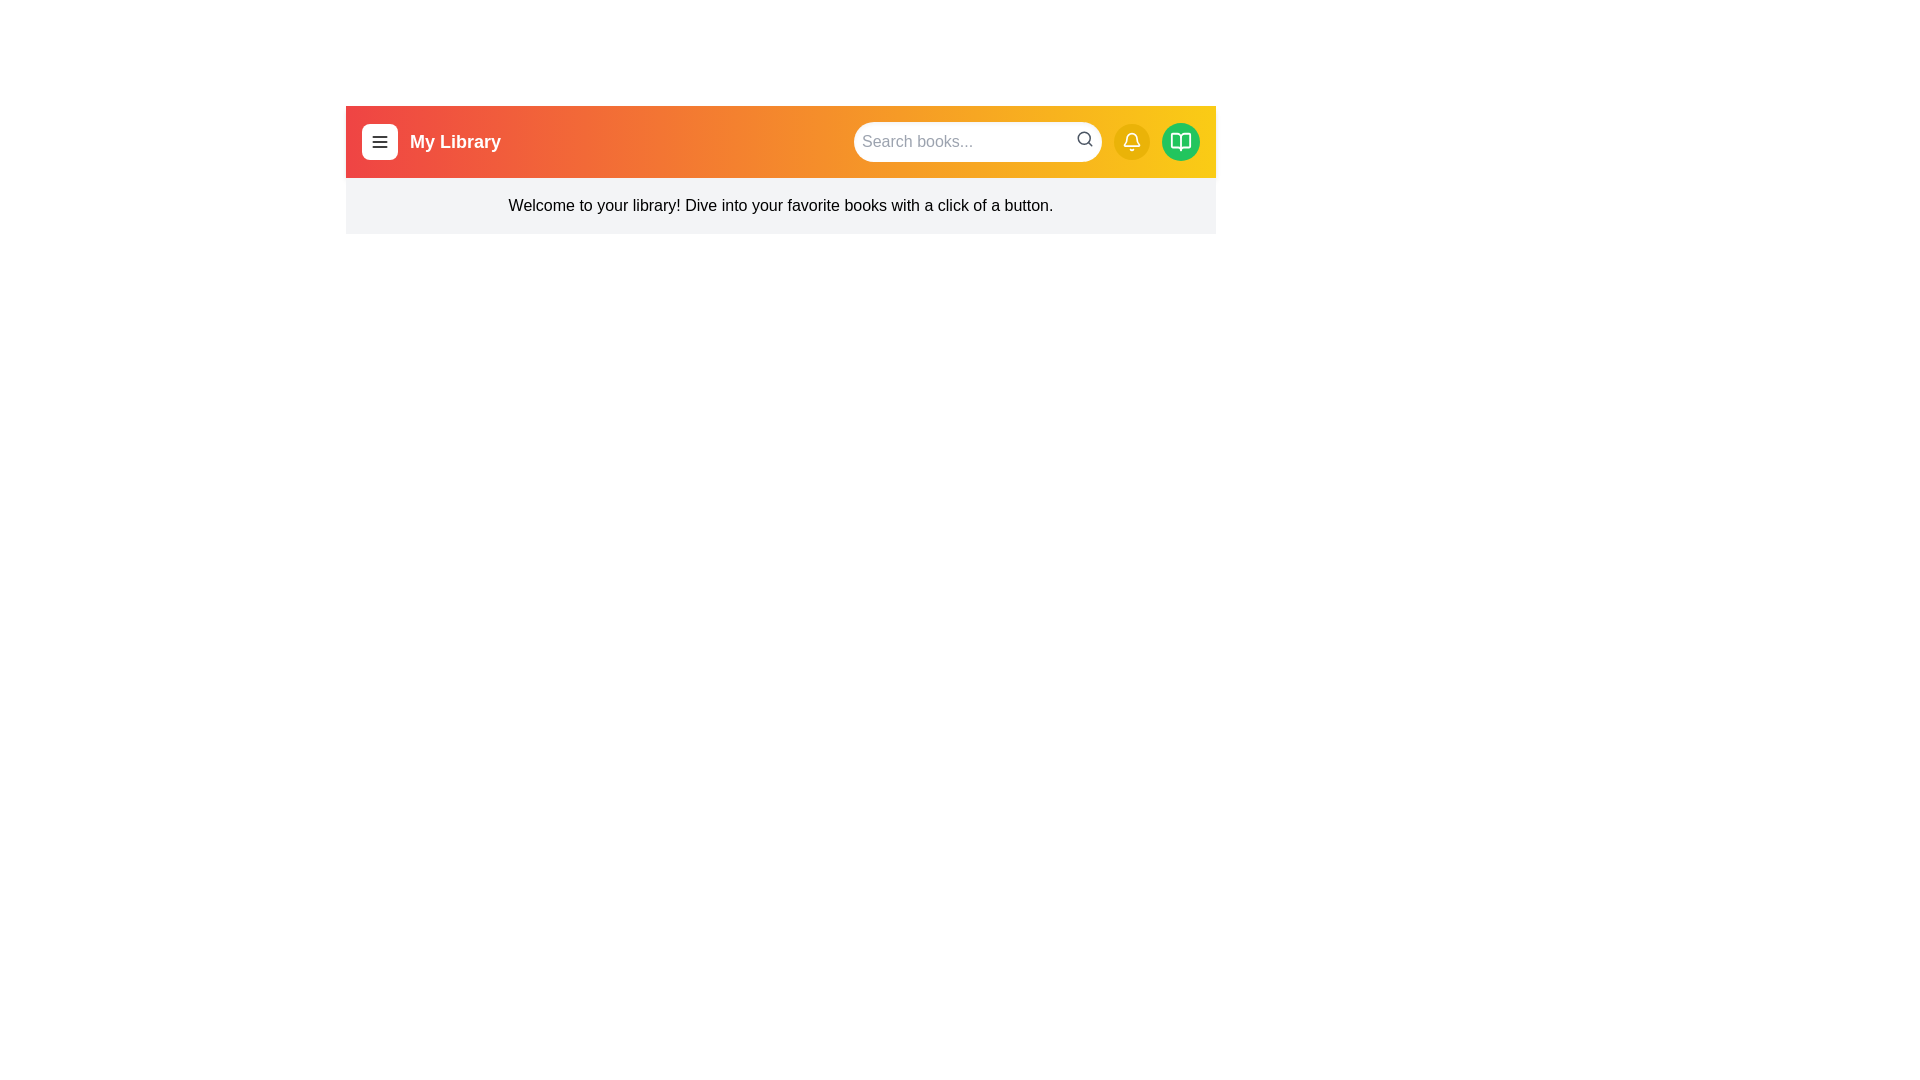  I want to click on the navigation menu button to open the menu, so click(379, 141).